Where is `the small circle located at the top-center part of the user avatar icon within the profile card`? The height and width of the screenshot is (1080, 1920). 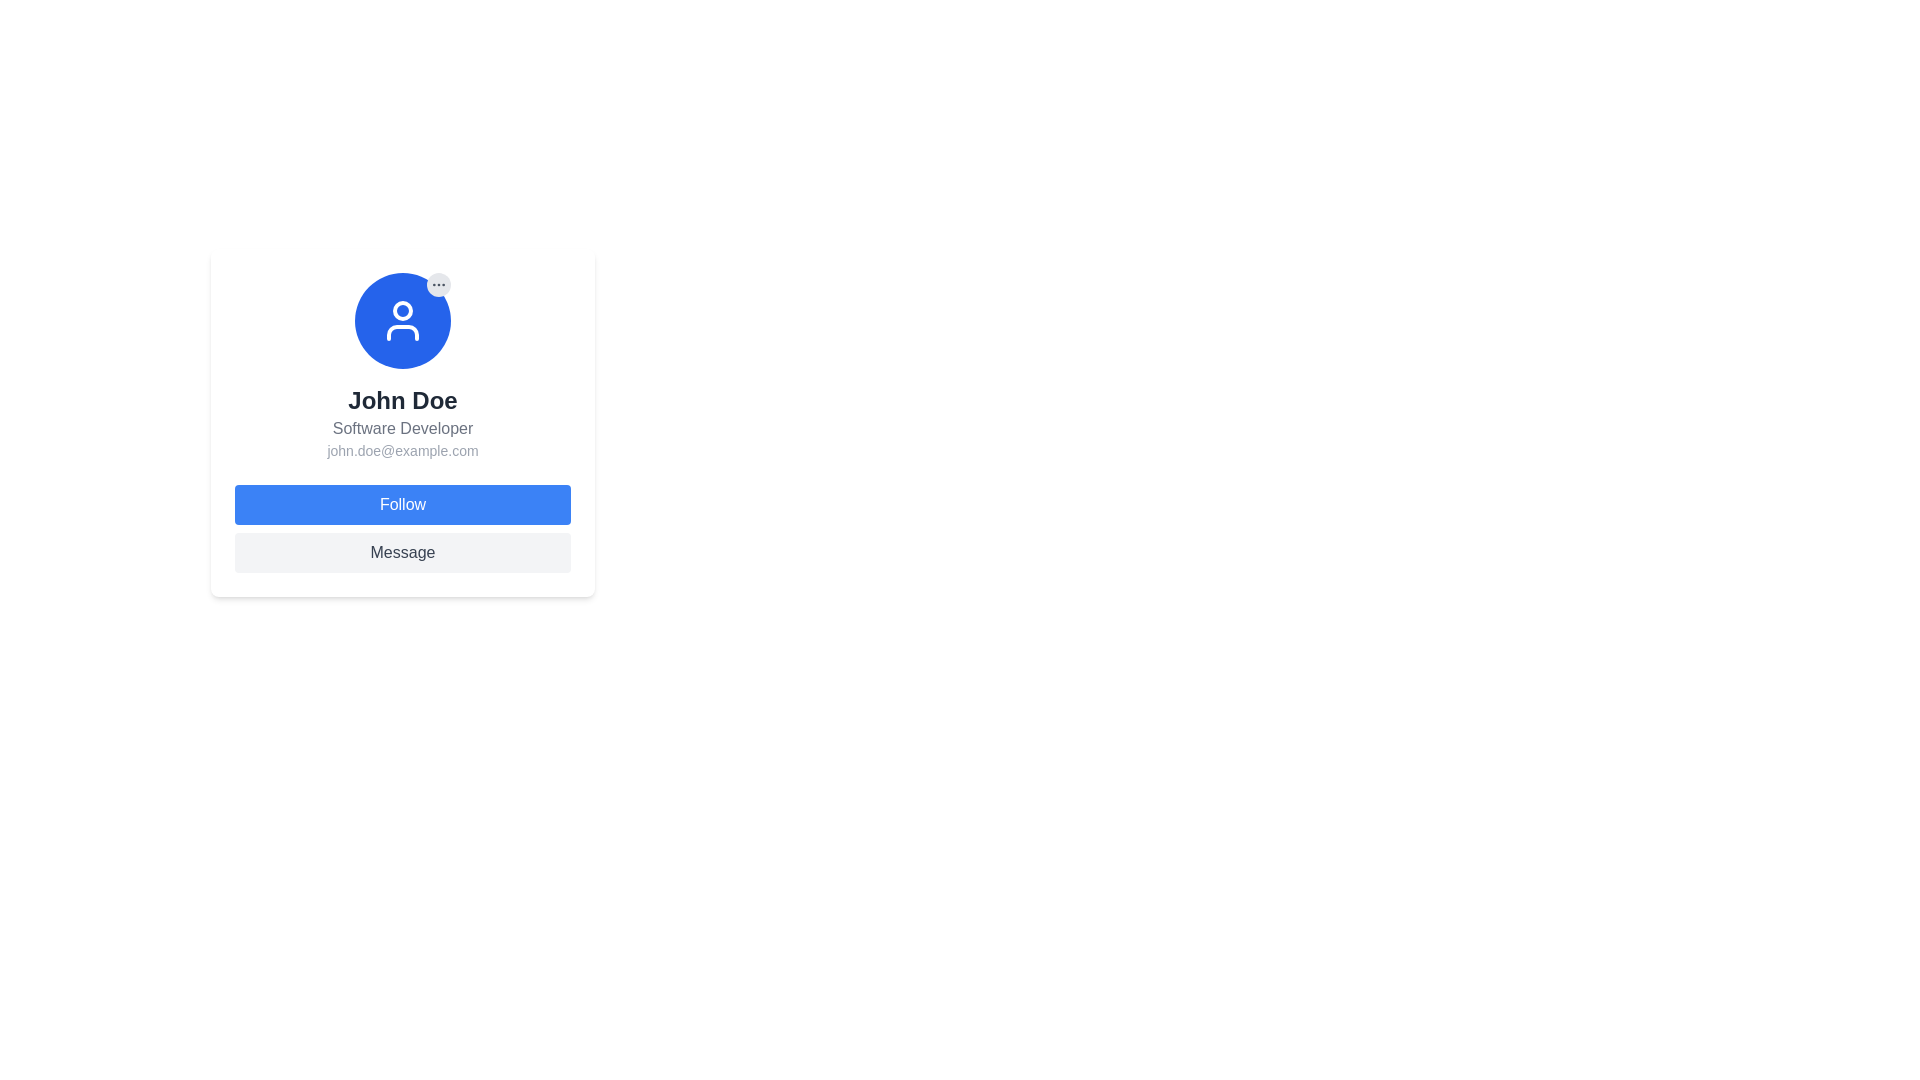
the small circle located at the top-center part of the user avatar icon within the profile card is located at coordinates (402, 311).